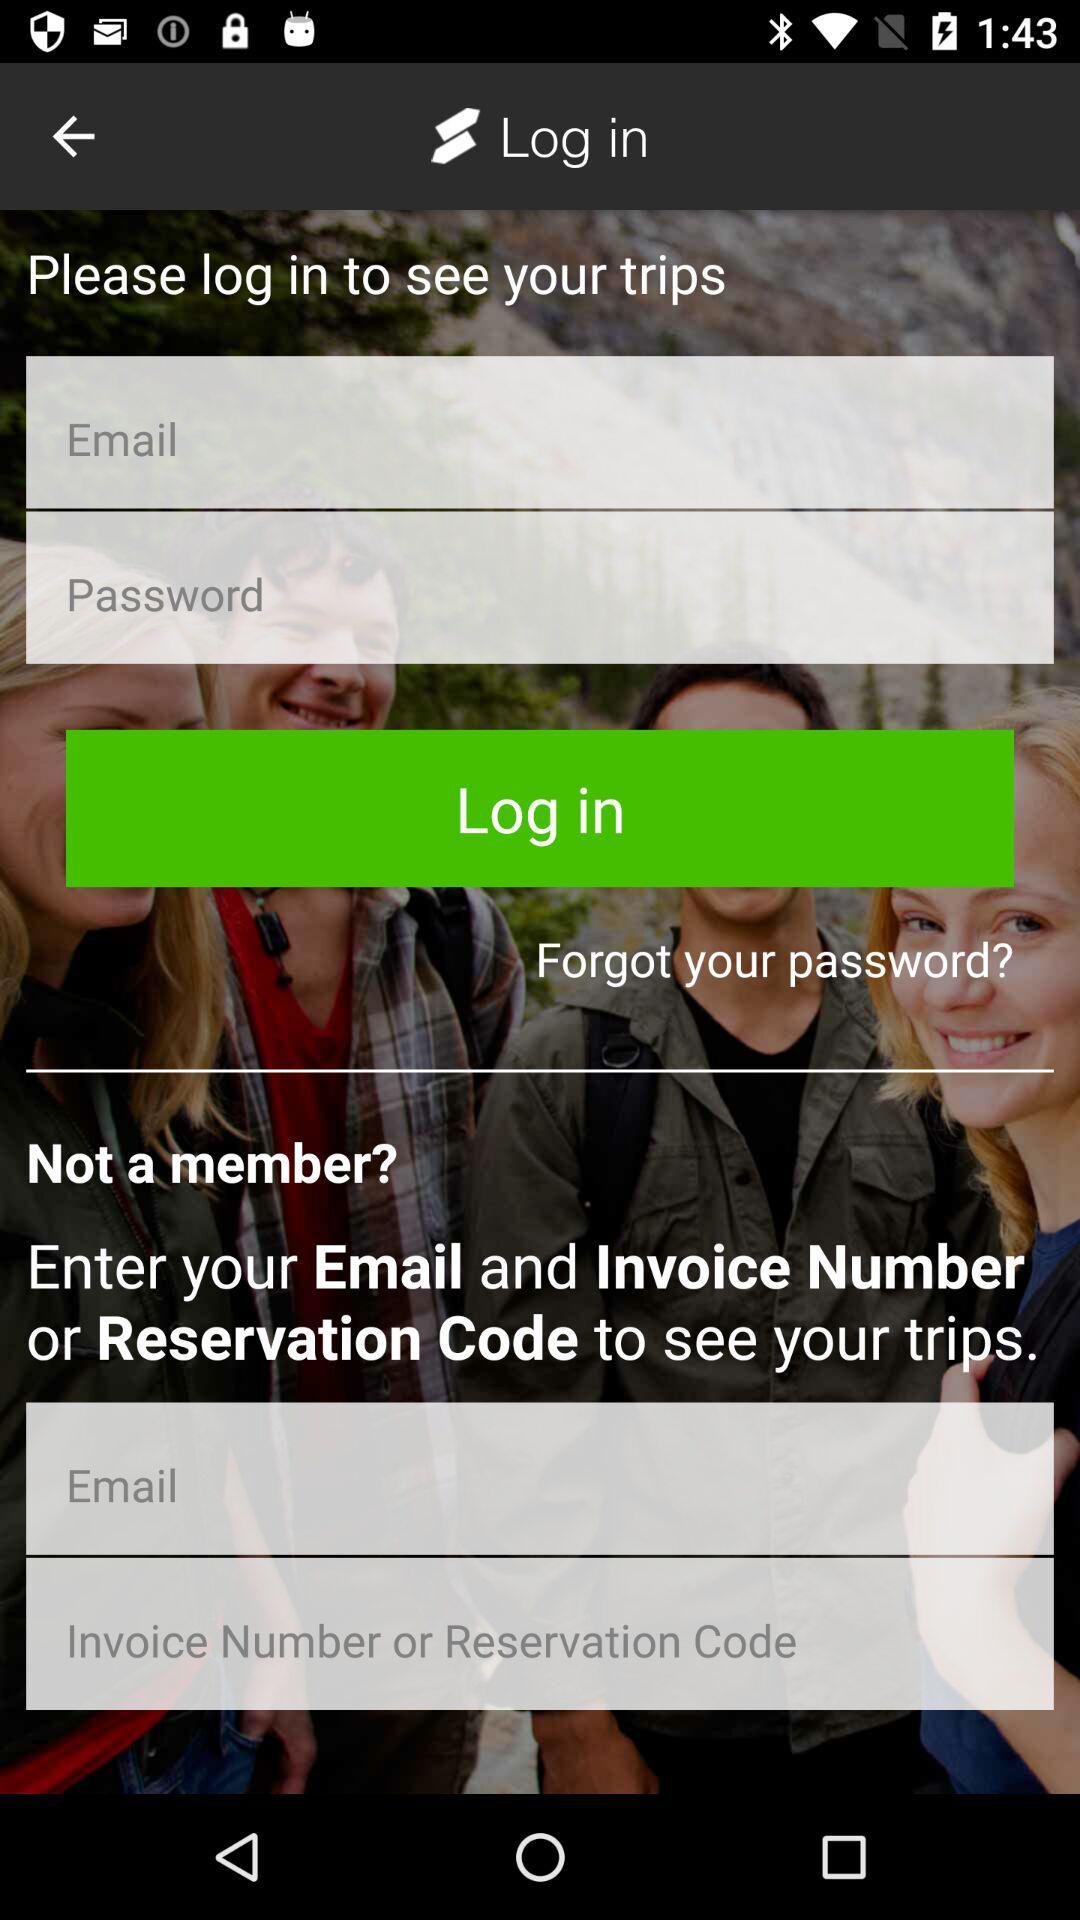  What do you see at coordinates (540, 957) in the screenshot?
I see `item below the log in item` at bounding box center [540, 957].